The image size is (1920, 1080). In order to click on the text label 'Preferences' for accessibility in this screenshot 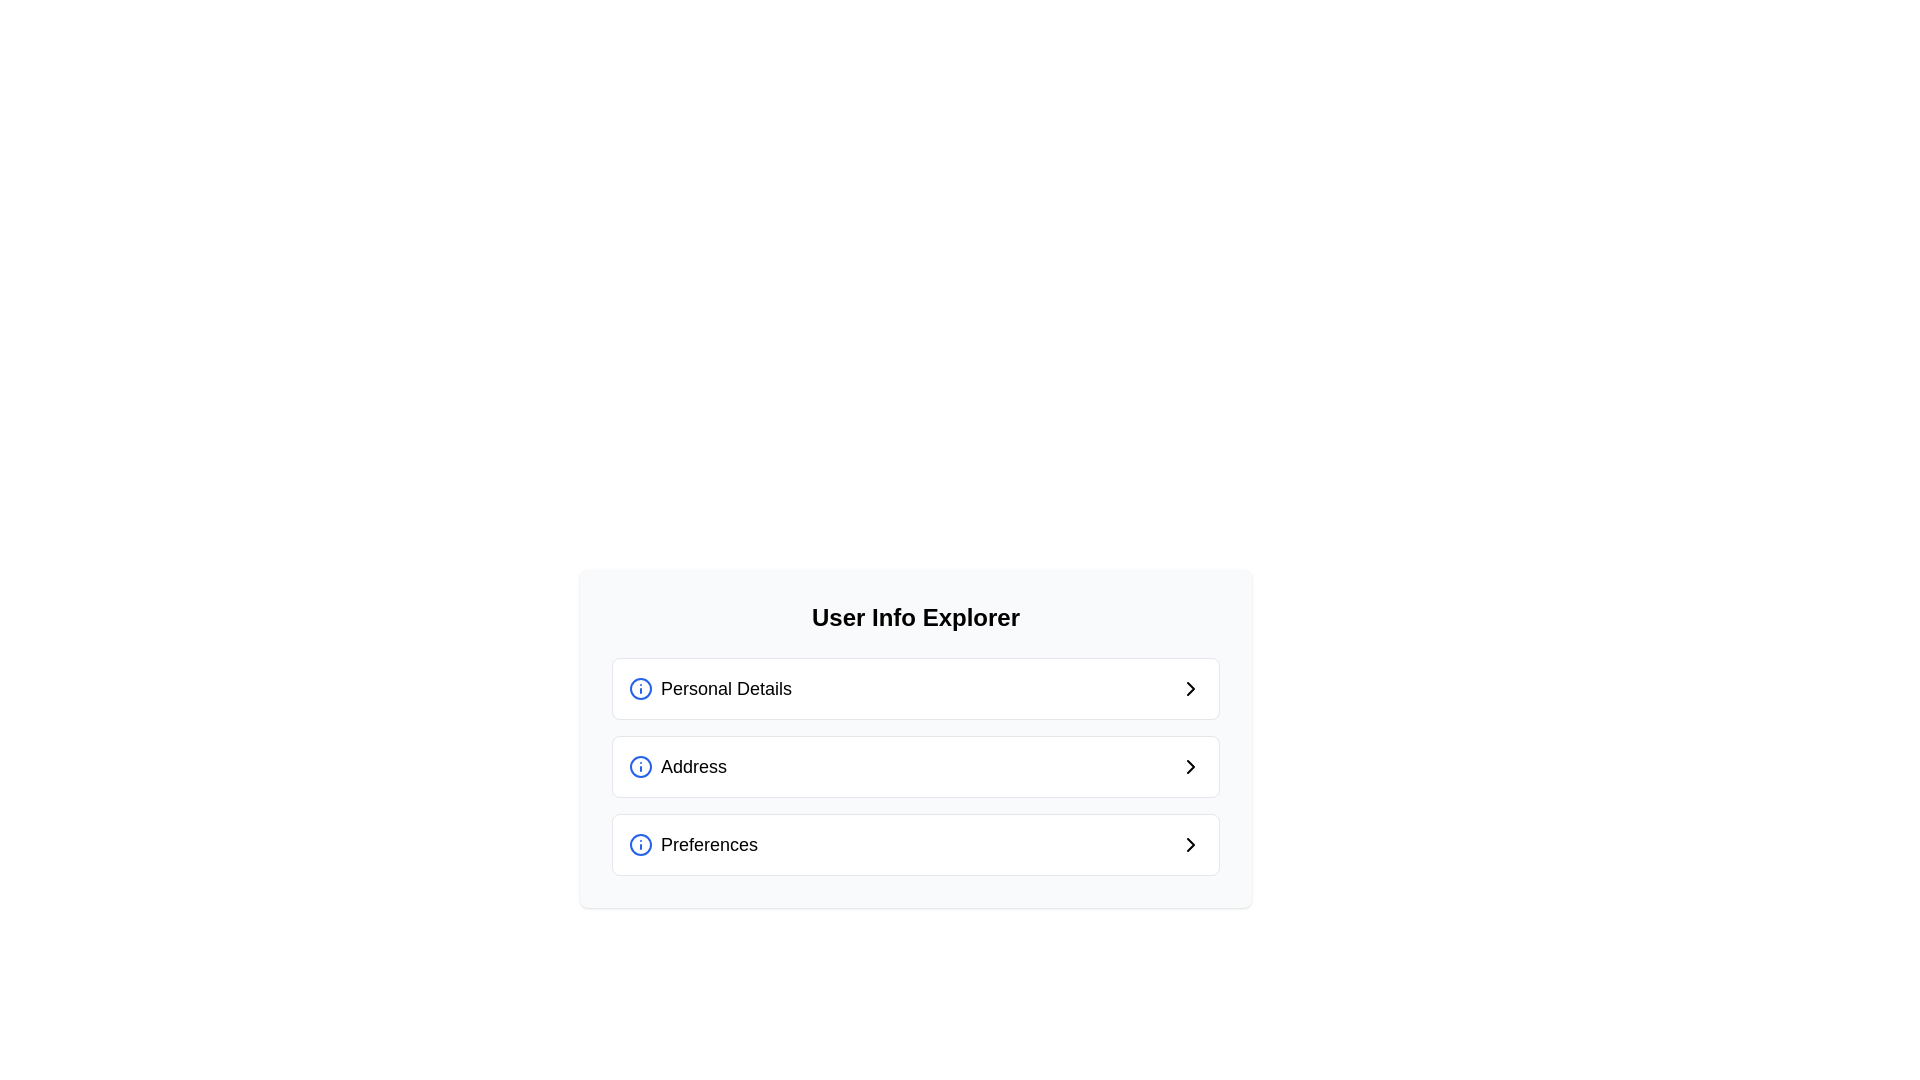, I will do `click(709, 844)`.